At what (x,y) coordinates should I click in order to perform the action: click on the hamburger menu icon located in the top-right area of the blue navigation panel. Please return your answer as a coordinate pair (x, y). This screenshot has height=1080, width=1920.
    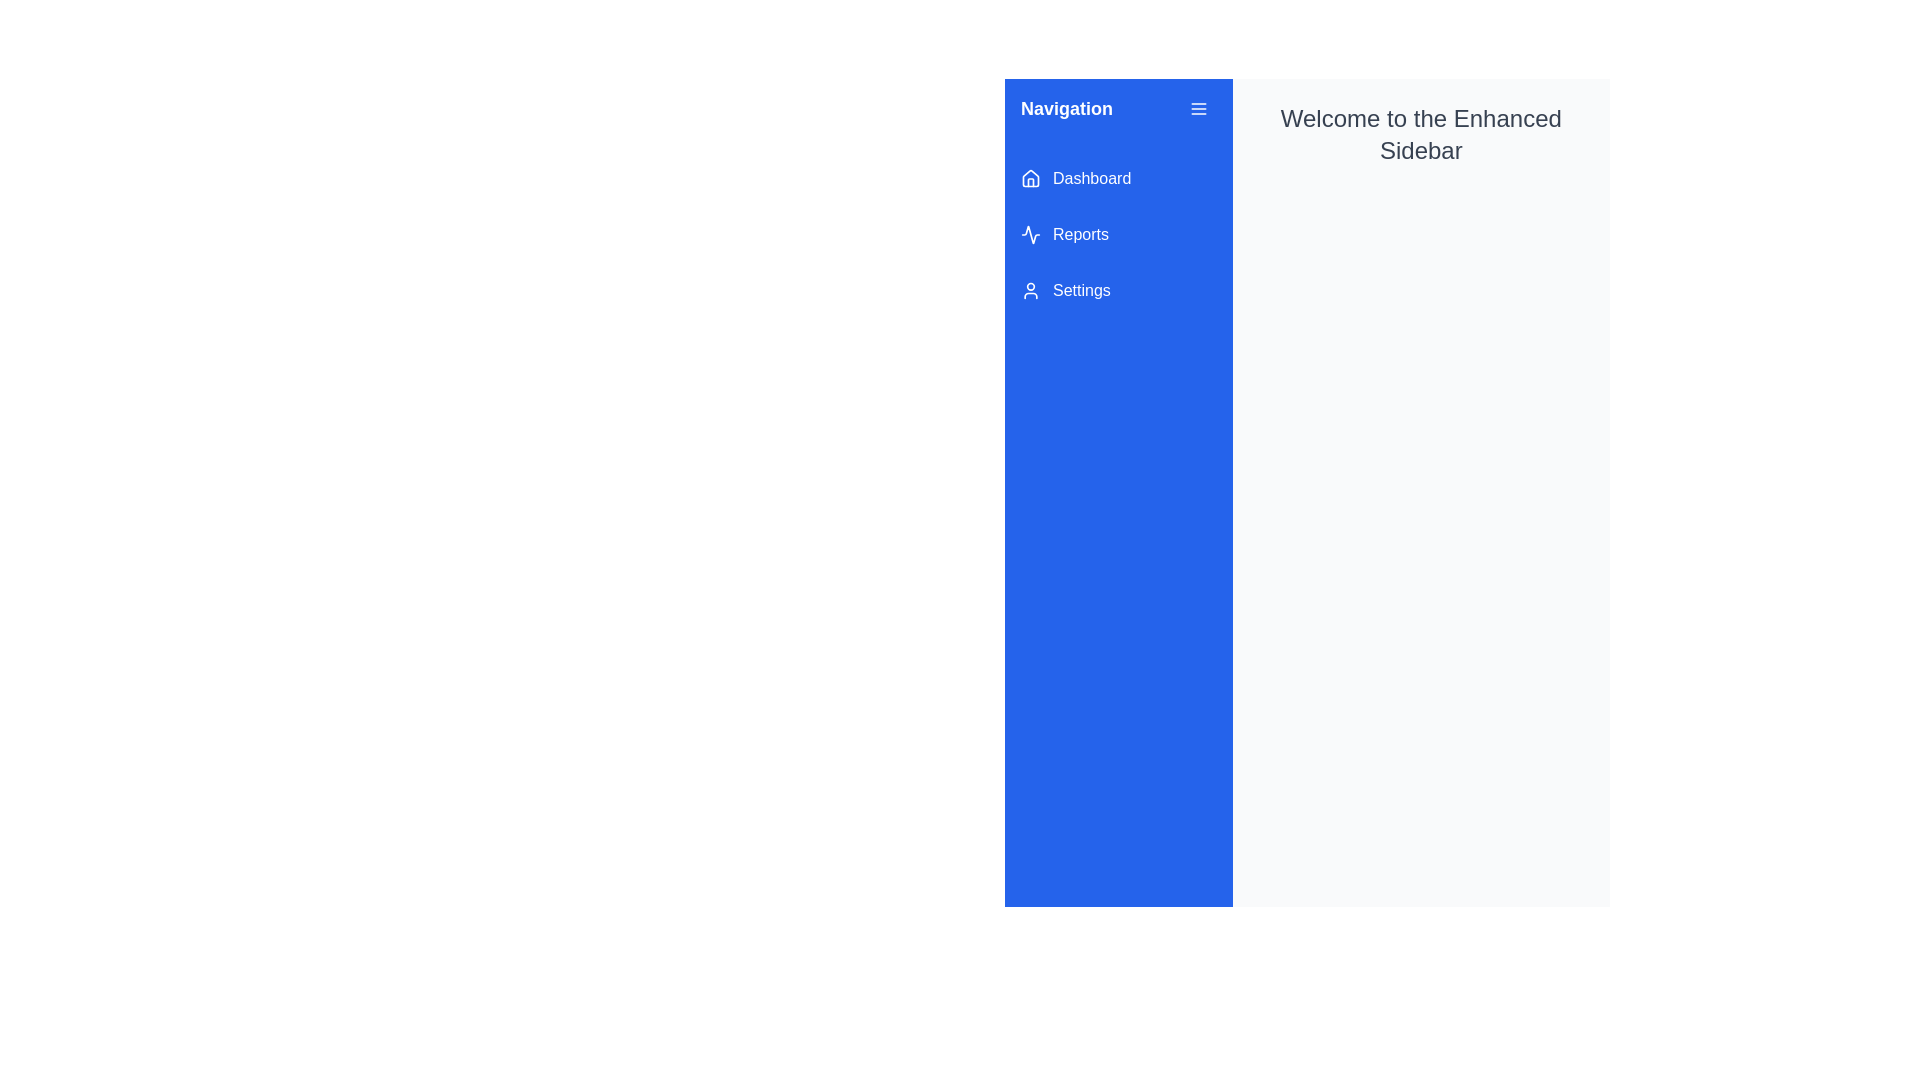
    Looking at the image, I should click on (1198, 108).